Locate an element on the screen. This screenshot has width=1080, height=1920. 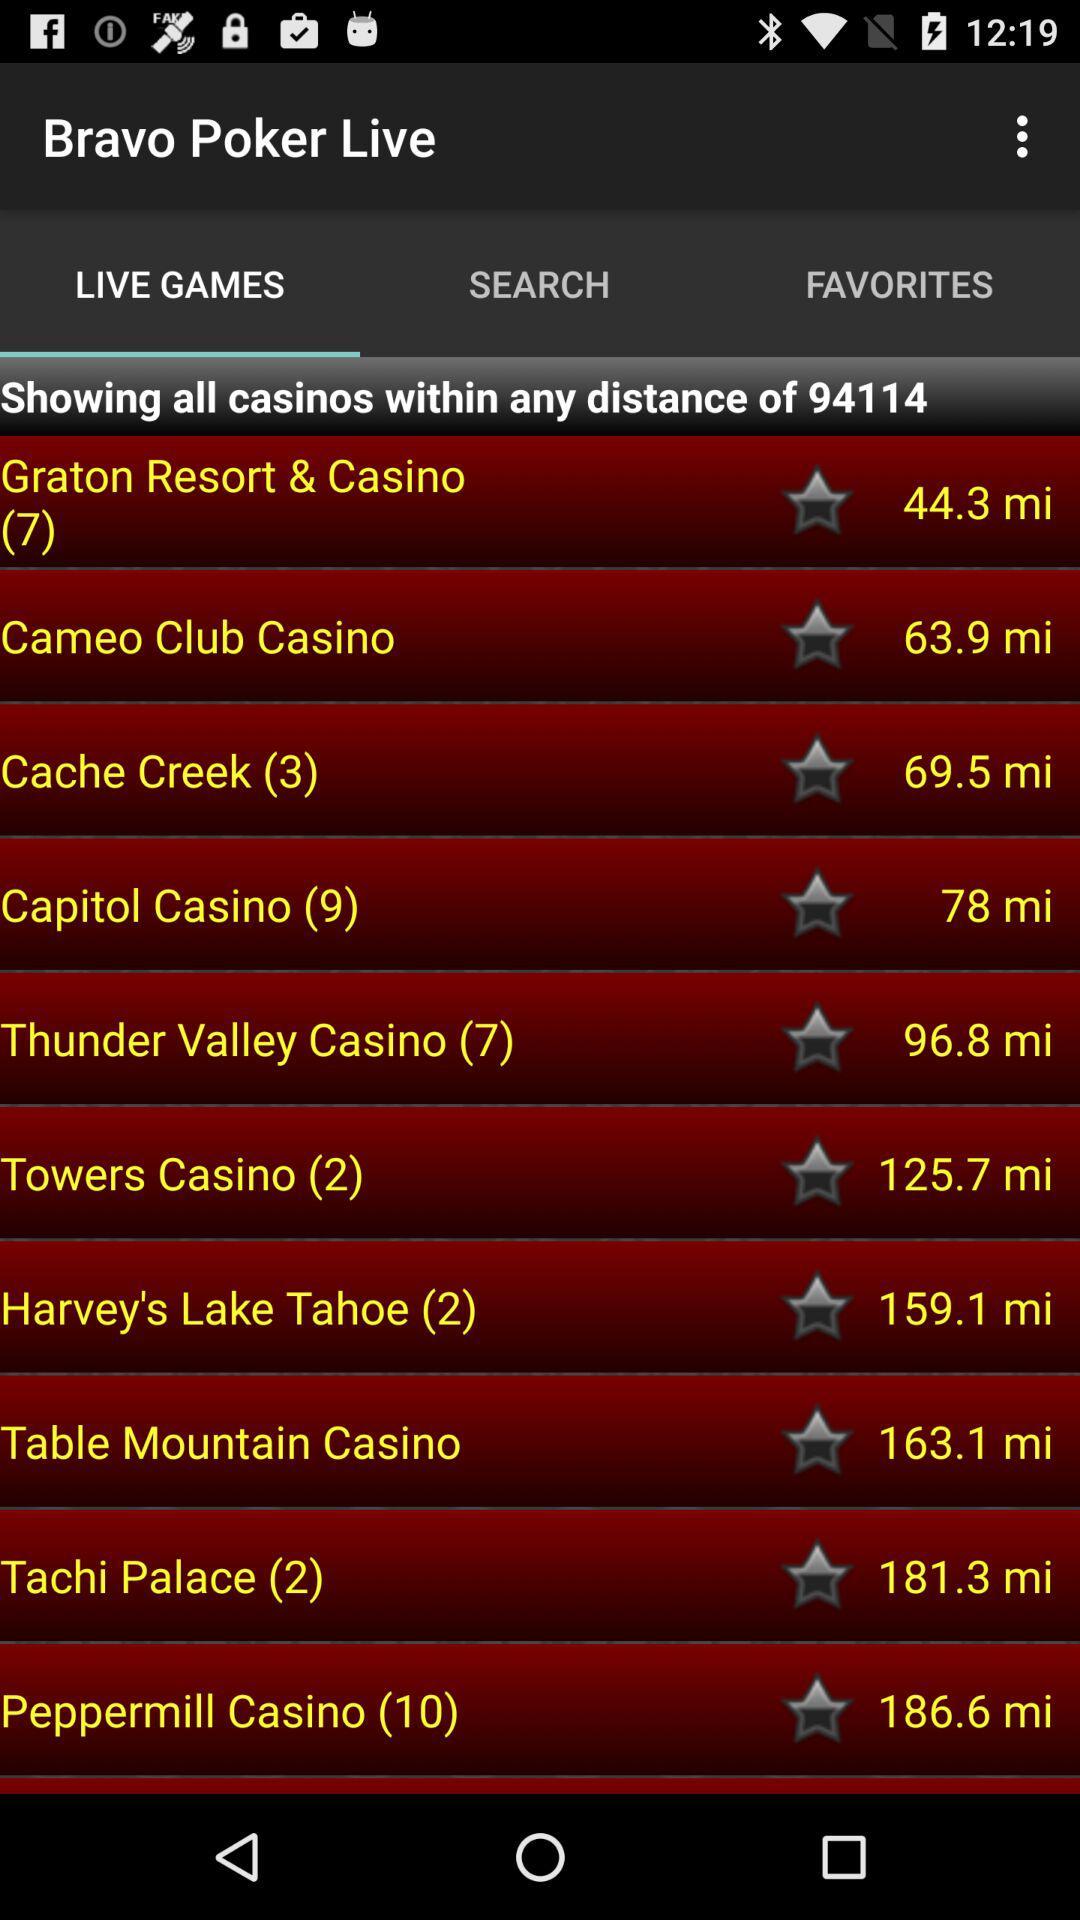
the peppermill casino (10) is located at coordinates (261, 1708).